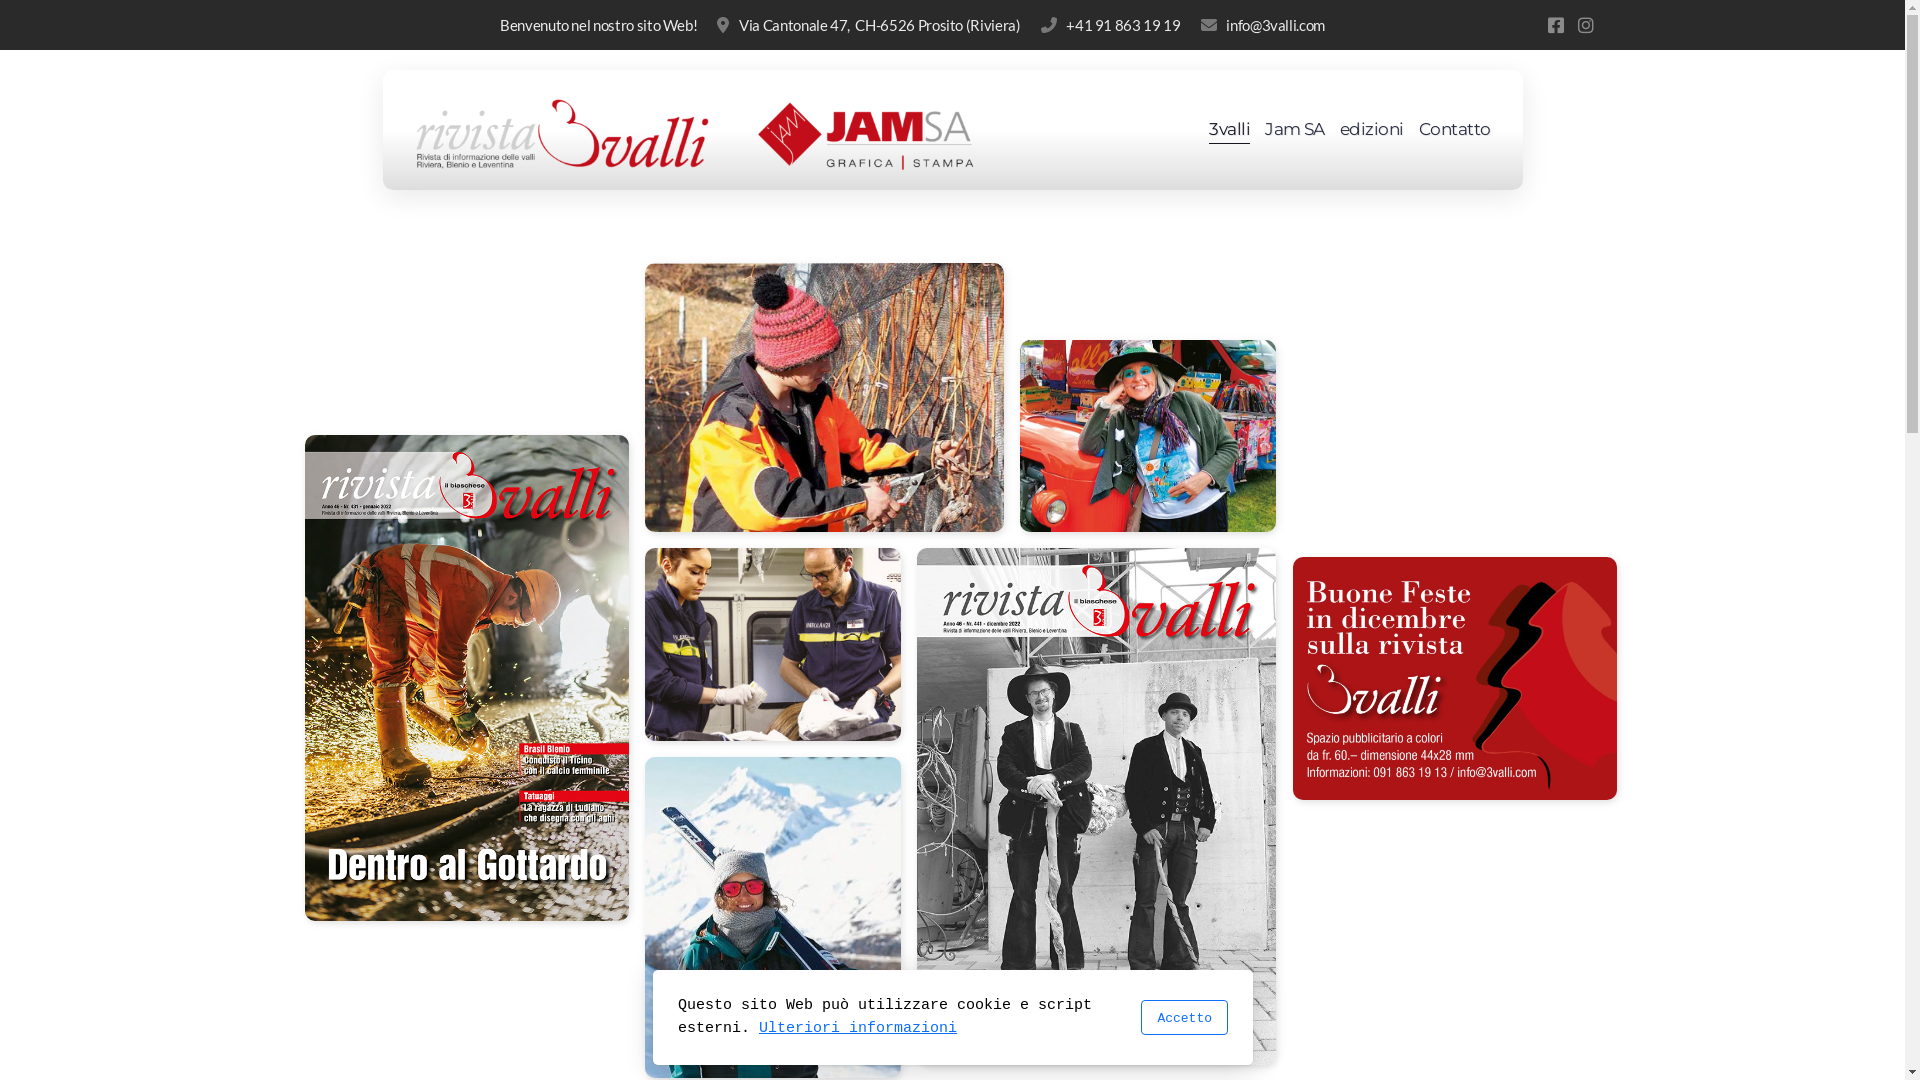  I want to click on '+41 91 863 19 19', so click(1109, 24).